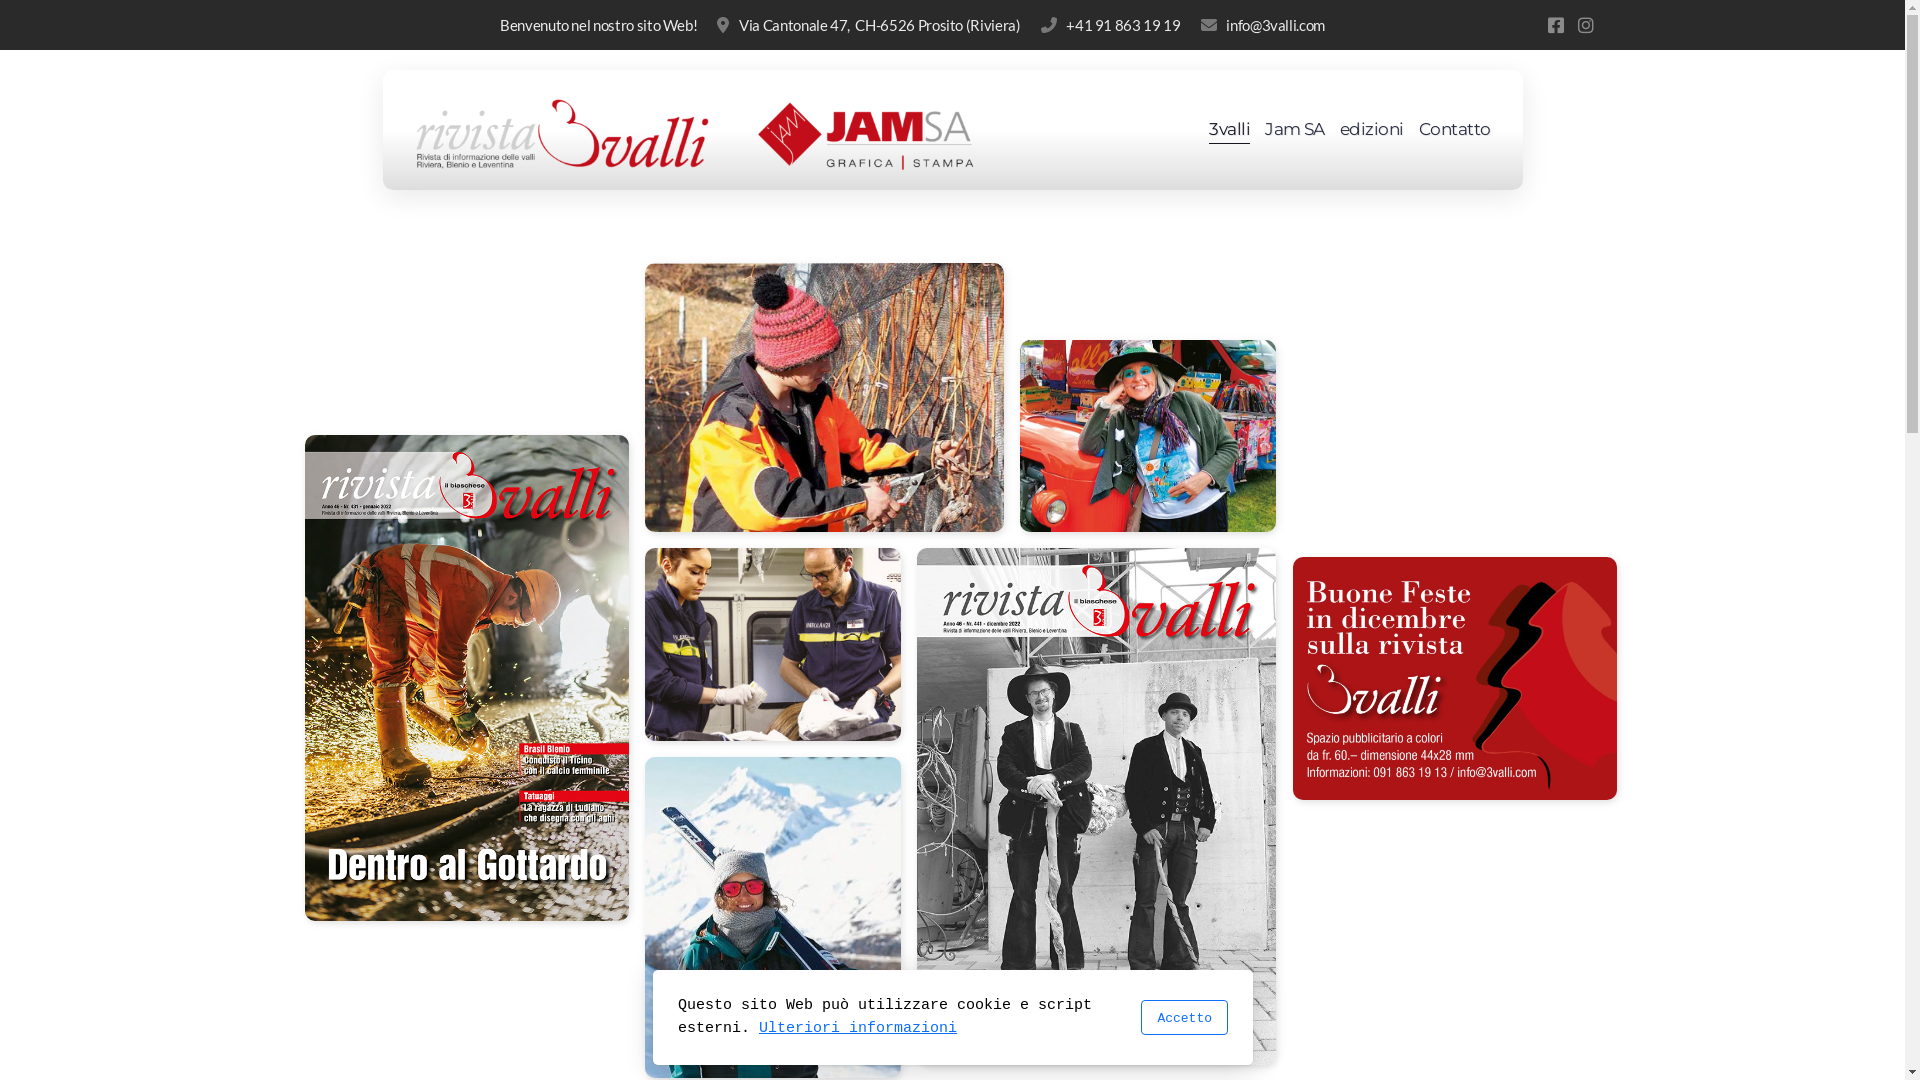  I want to click on '+41 91 863 19 19', so click(1109, 24).